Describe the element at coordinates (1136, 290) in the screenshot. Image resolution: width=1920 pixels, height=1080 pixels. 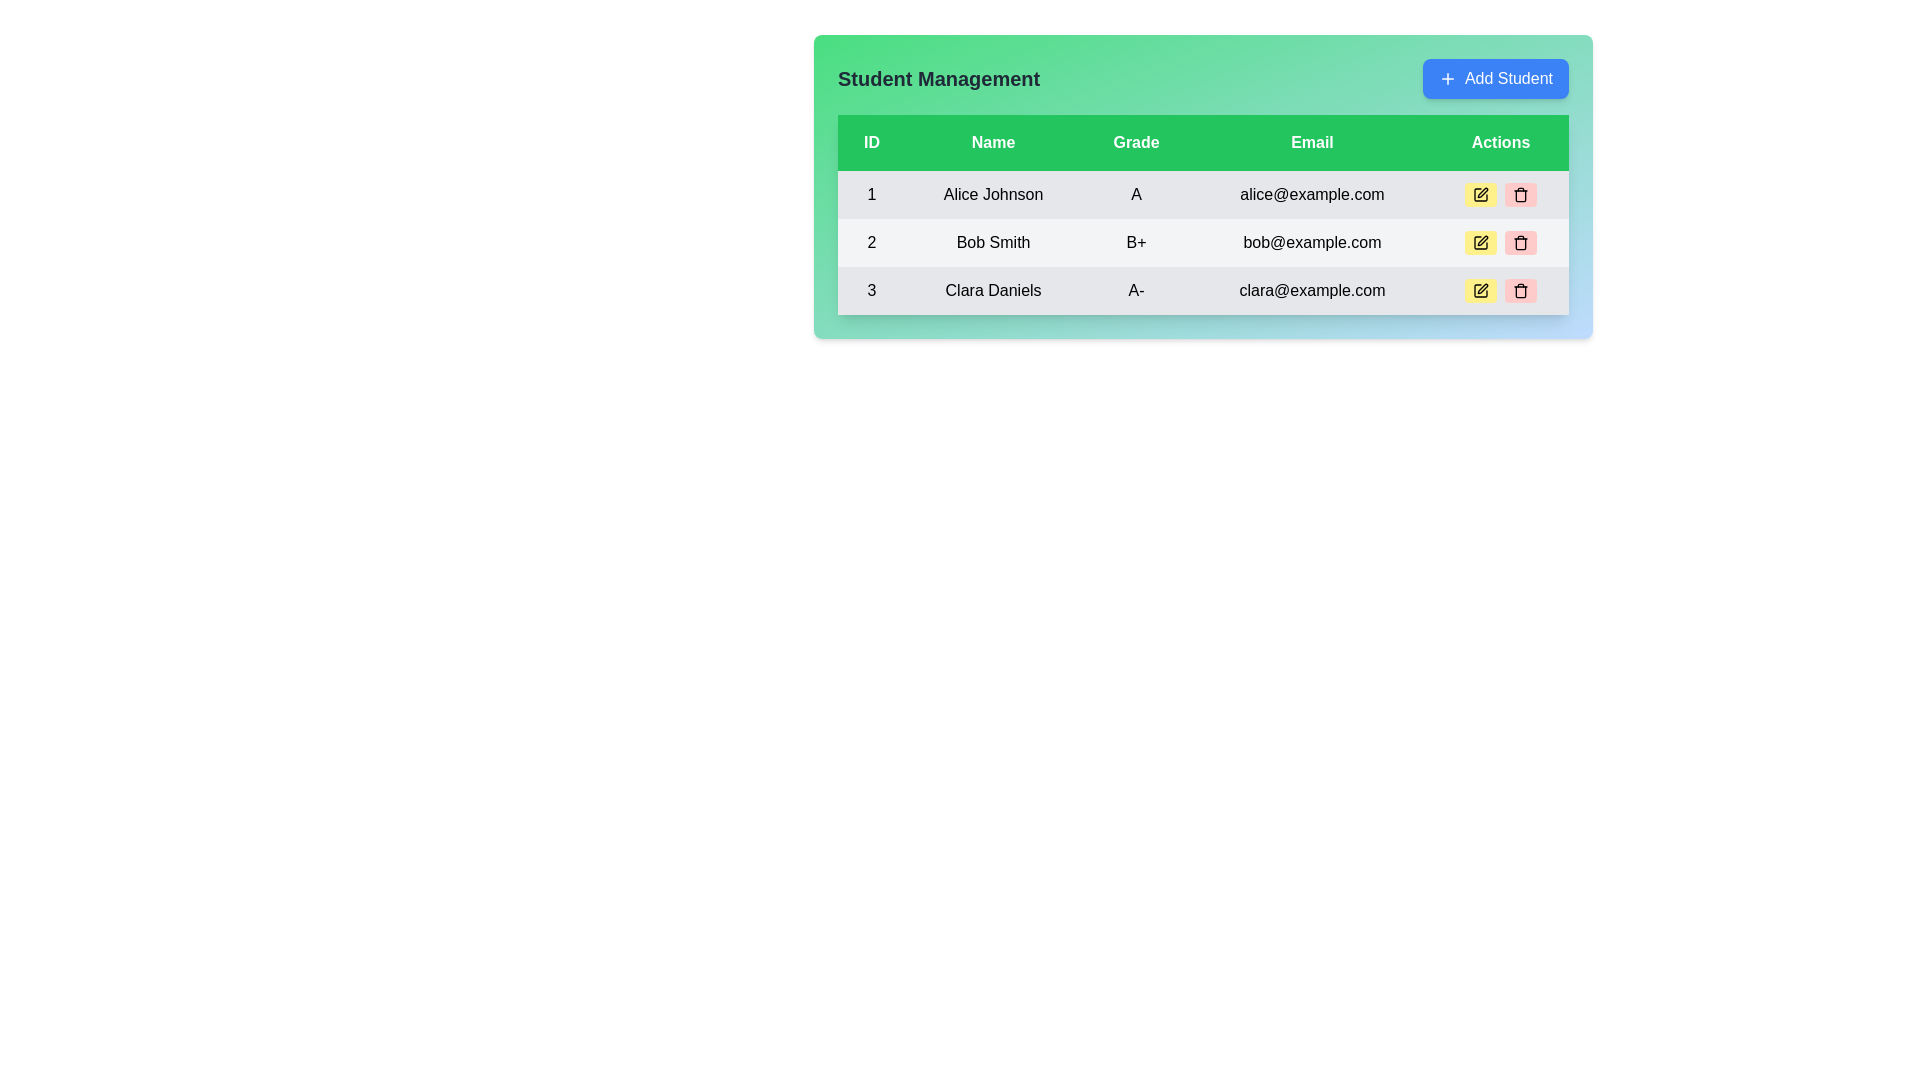
I see `the static text element representing the grade 'A-' in the third row of the table under the 'Grade' column` at that location.